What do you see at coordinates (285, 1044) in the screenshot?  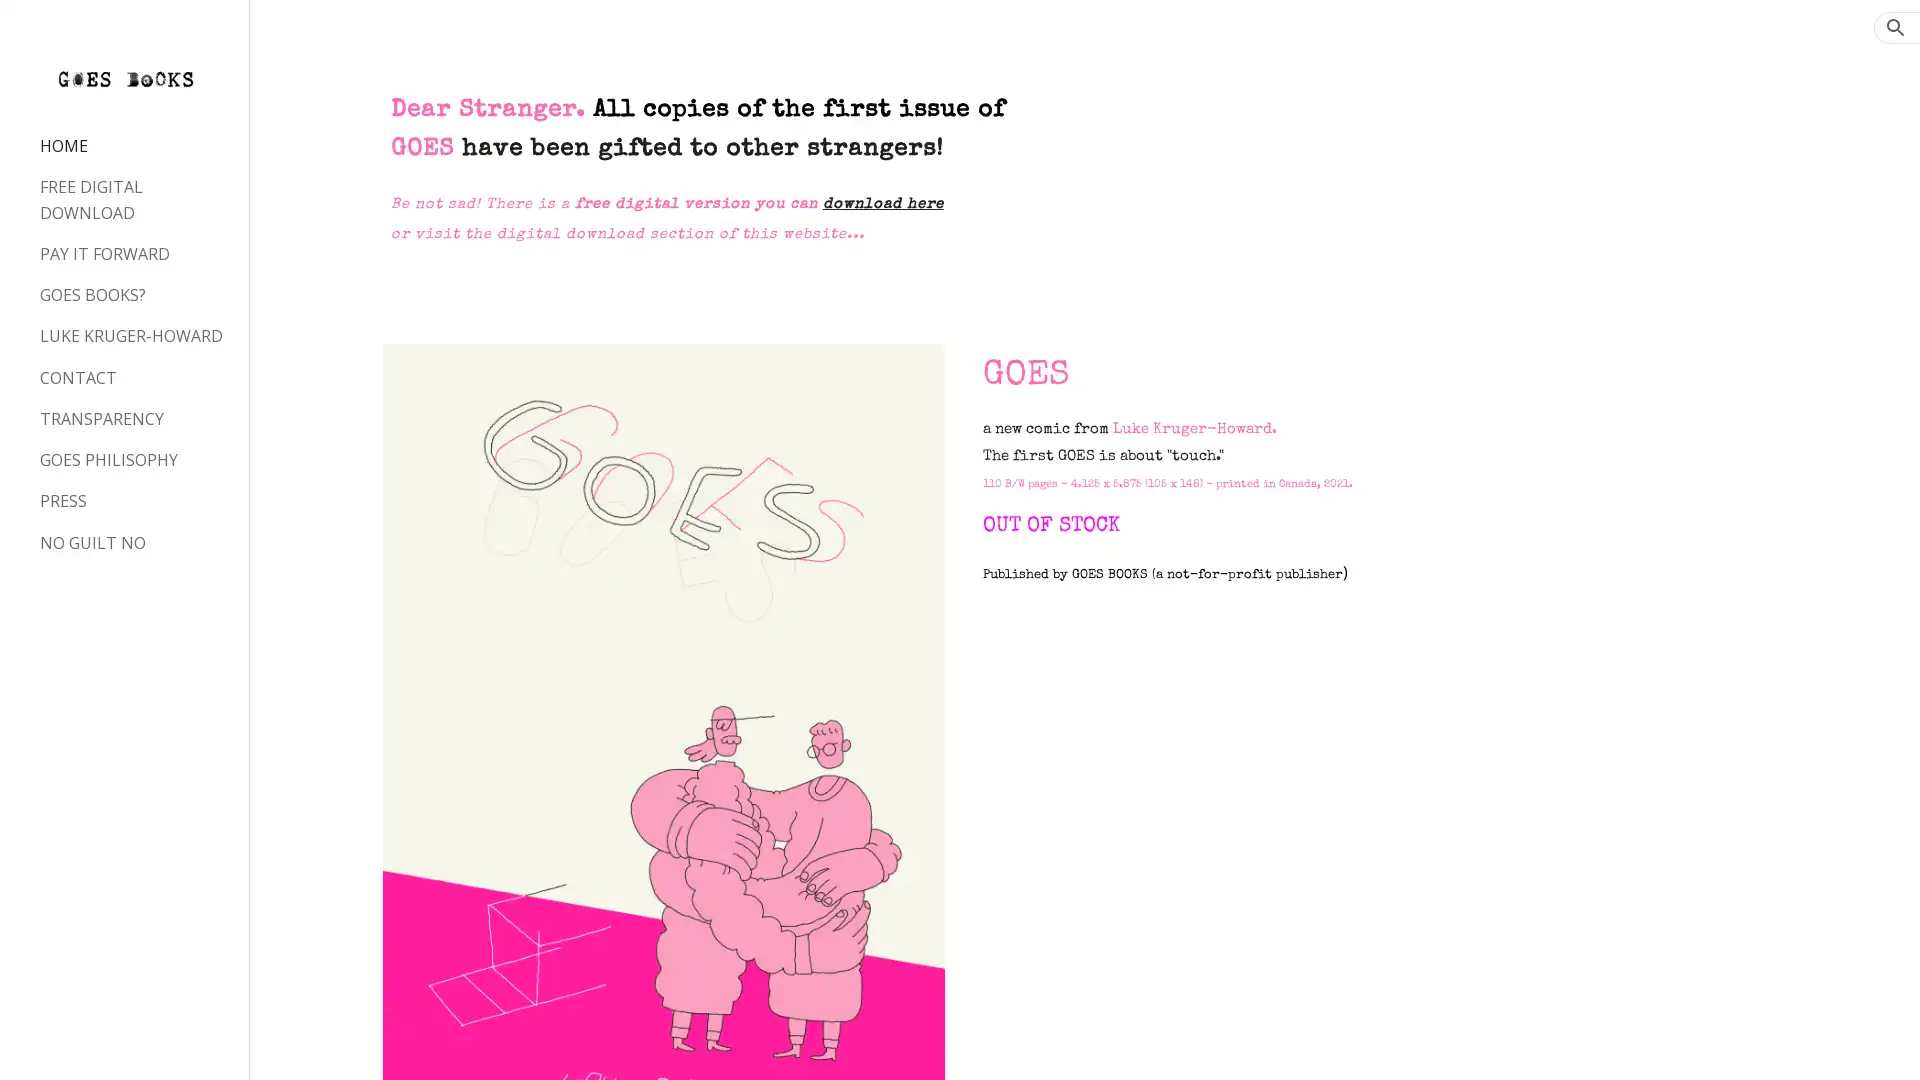 I see `Site actions` at bounding box center [285, 1044].